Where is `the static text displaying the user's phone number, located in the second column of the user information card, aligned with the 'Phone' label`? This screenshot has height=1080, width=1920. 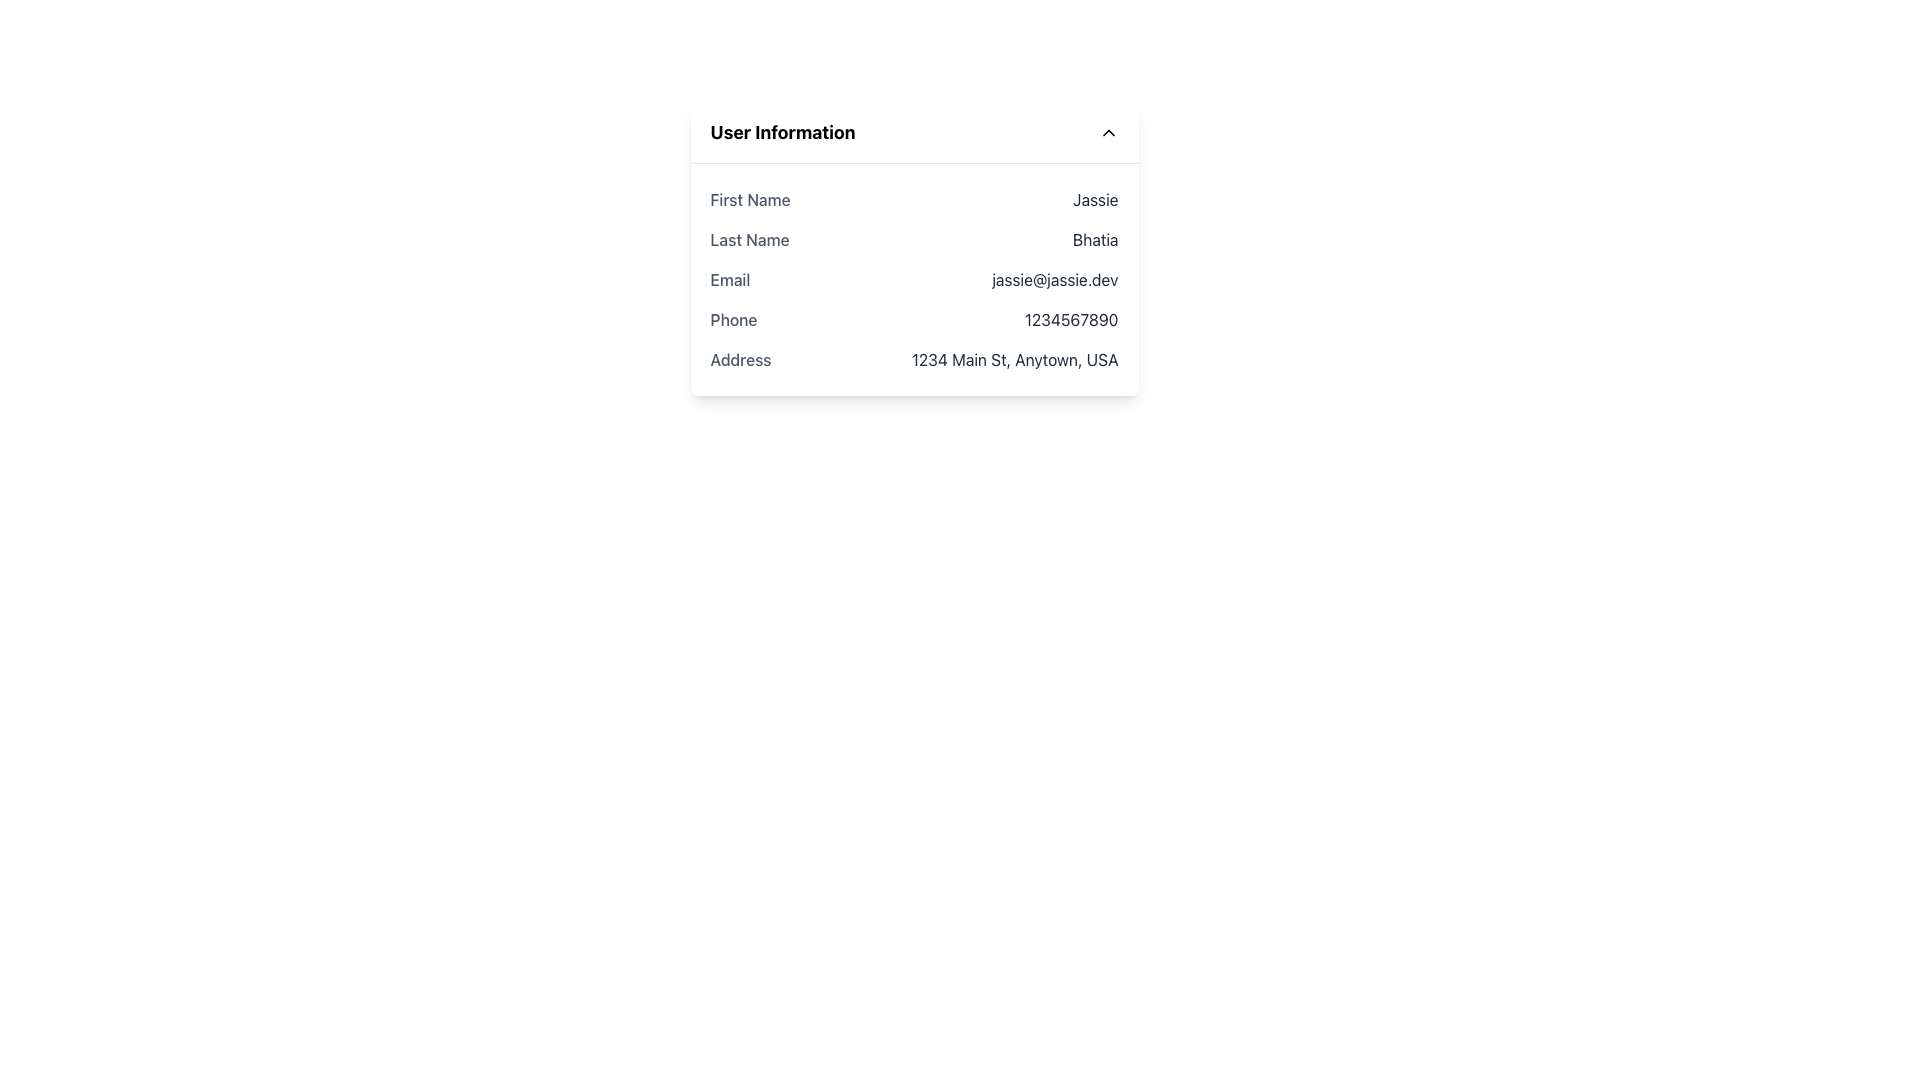
the static text displaying the user's phone number, located in the second column of the user information card, aligned with the 'Phone' label is located at coordinates (1070, 319).